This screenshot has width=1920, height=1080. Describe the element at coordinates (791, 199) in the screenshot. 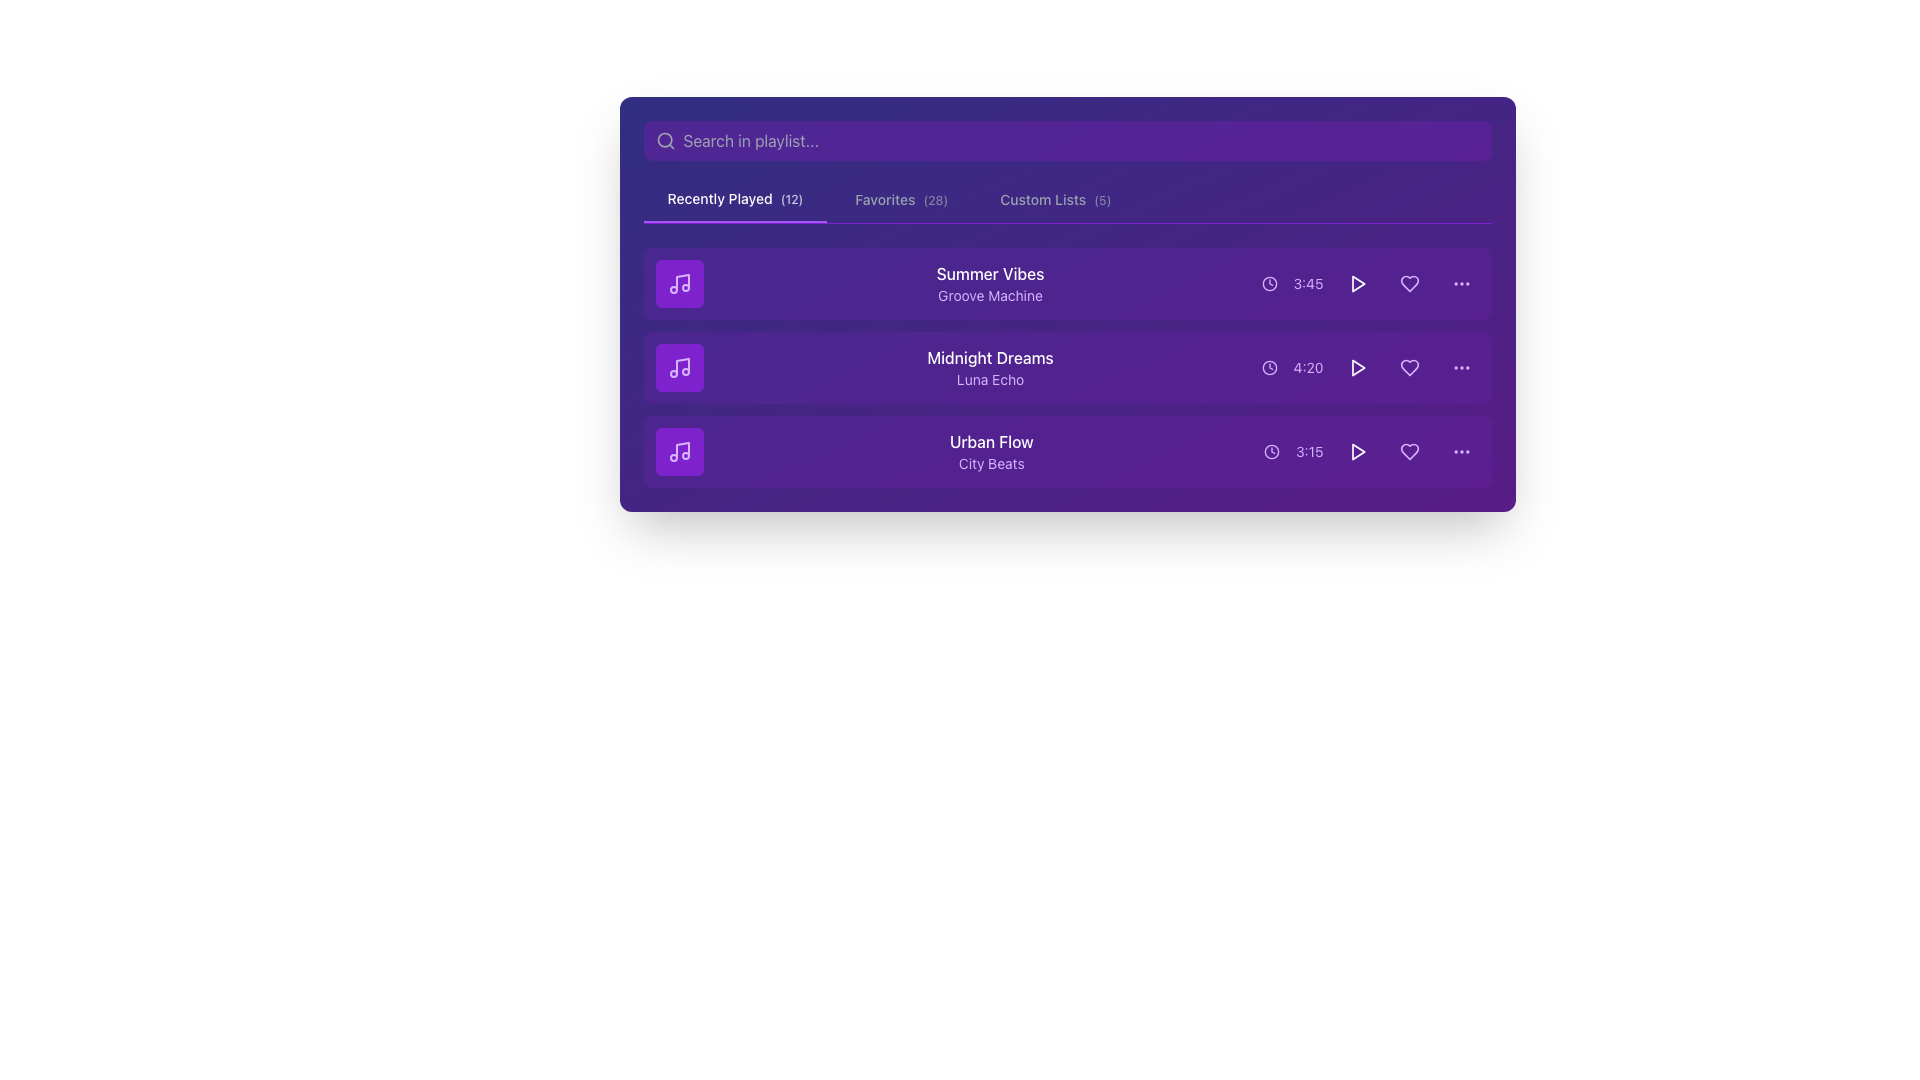

I see `the small static text displaying the number '(12)' located next to the 'Recently Played' label in the tabbed navigation section` at that location.